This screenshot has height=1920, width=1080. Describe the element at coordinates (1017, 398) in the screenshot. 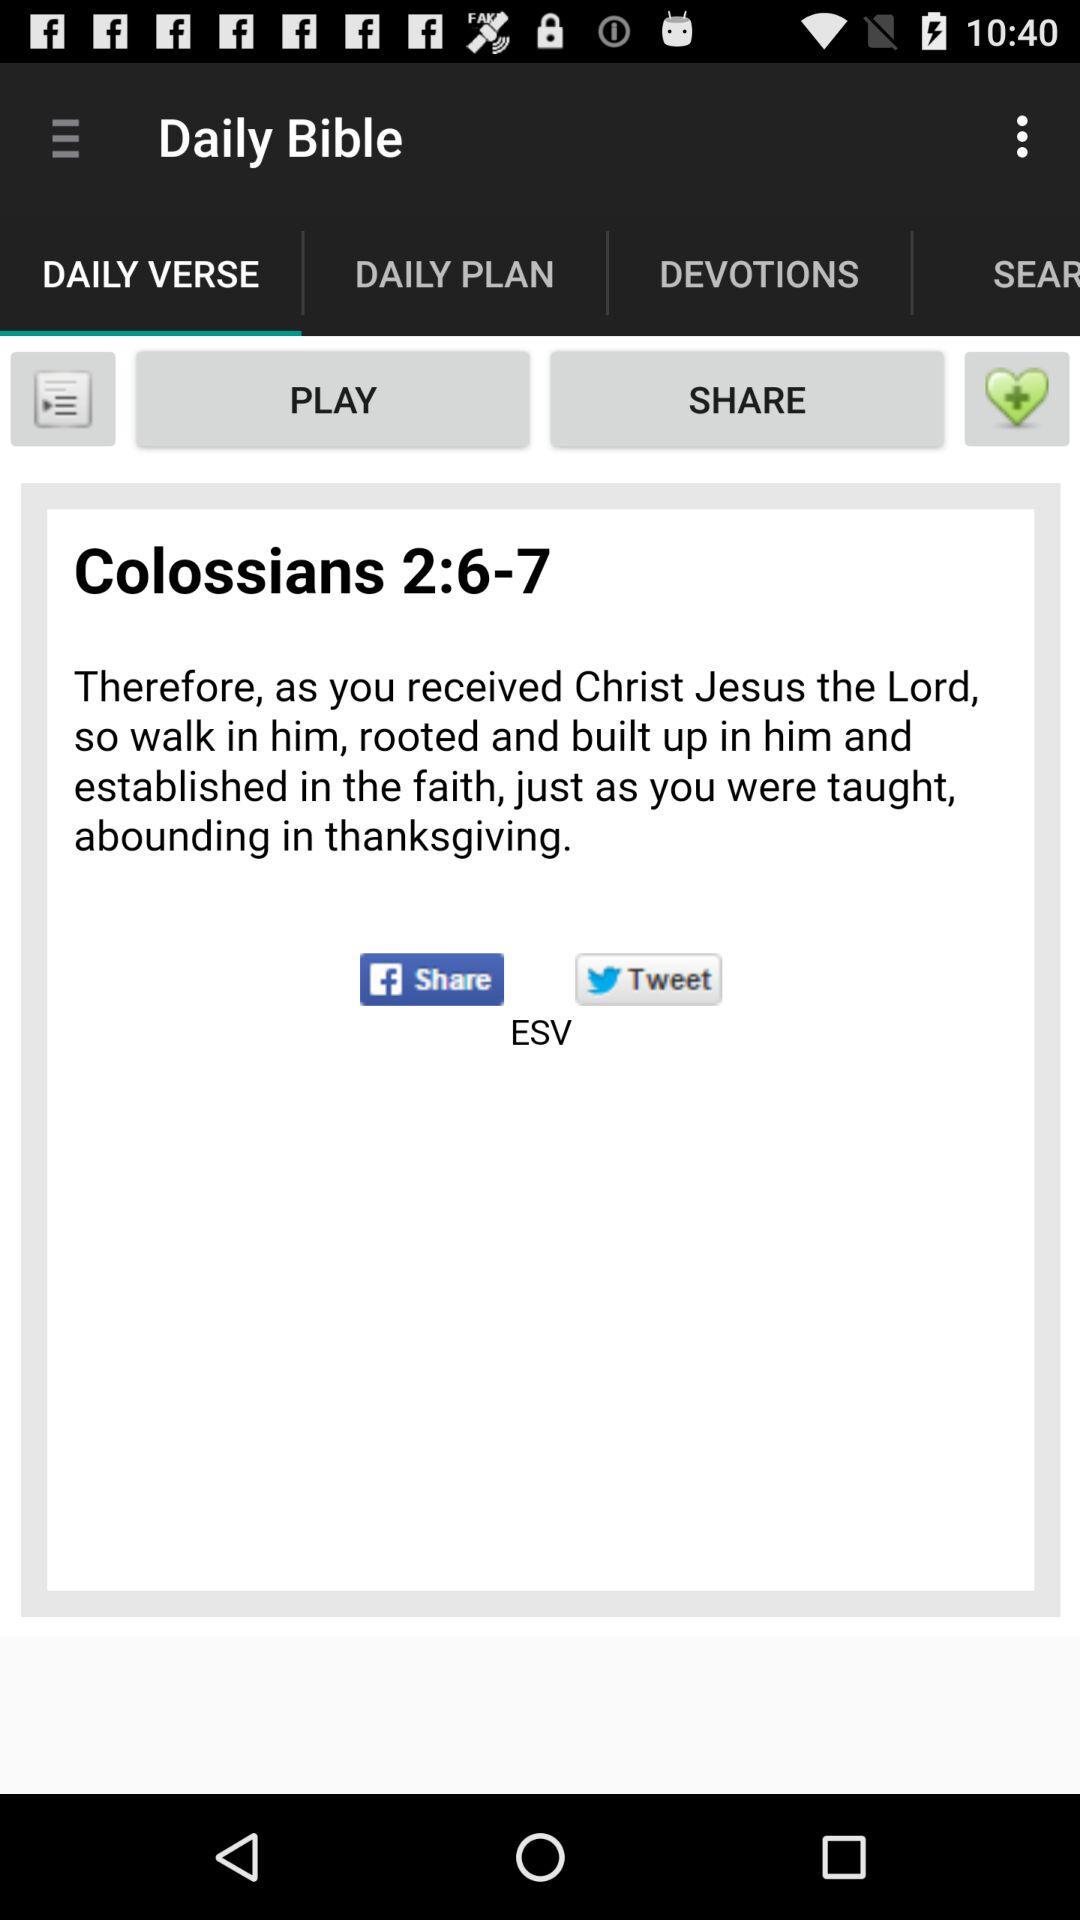

I see `like box` at that location.